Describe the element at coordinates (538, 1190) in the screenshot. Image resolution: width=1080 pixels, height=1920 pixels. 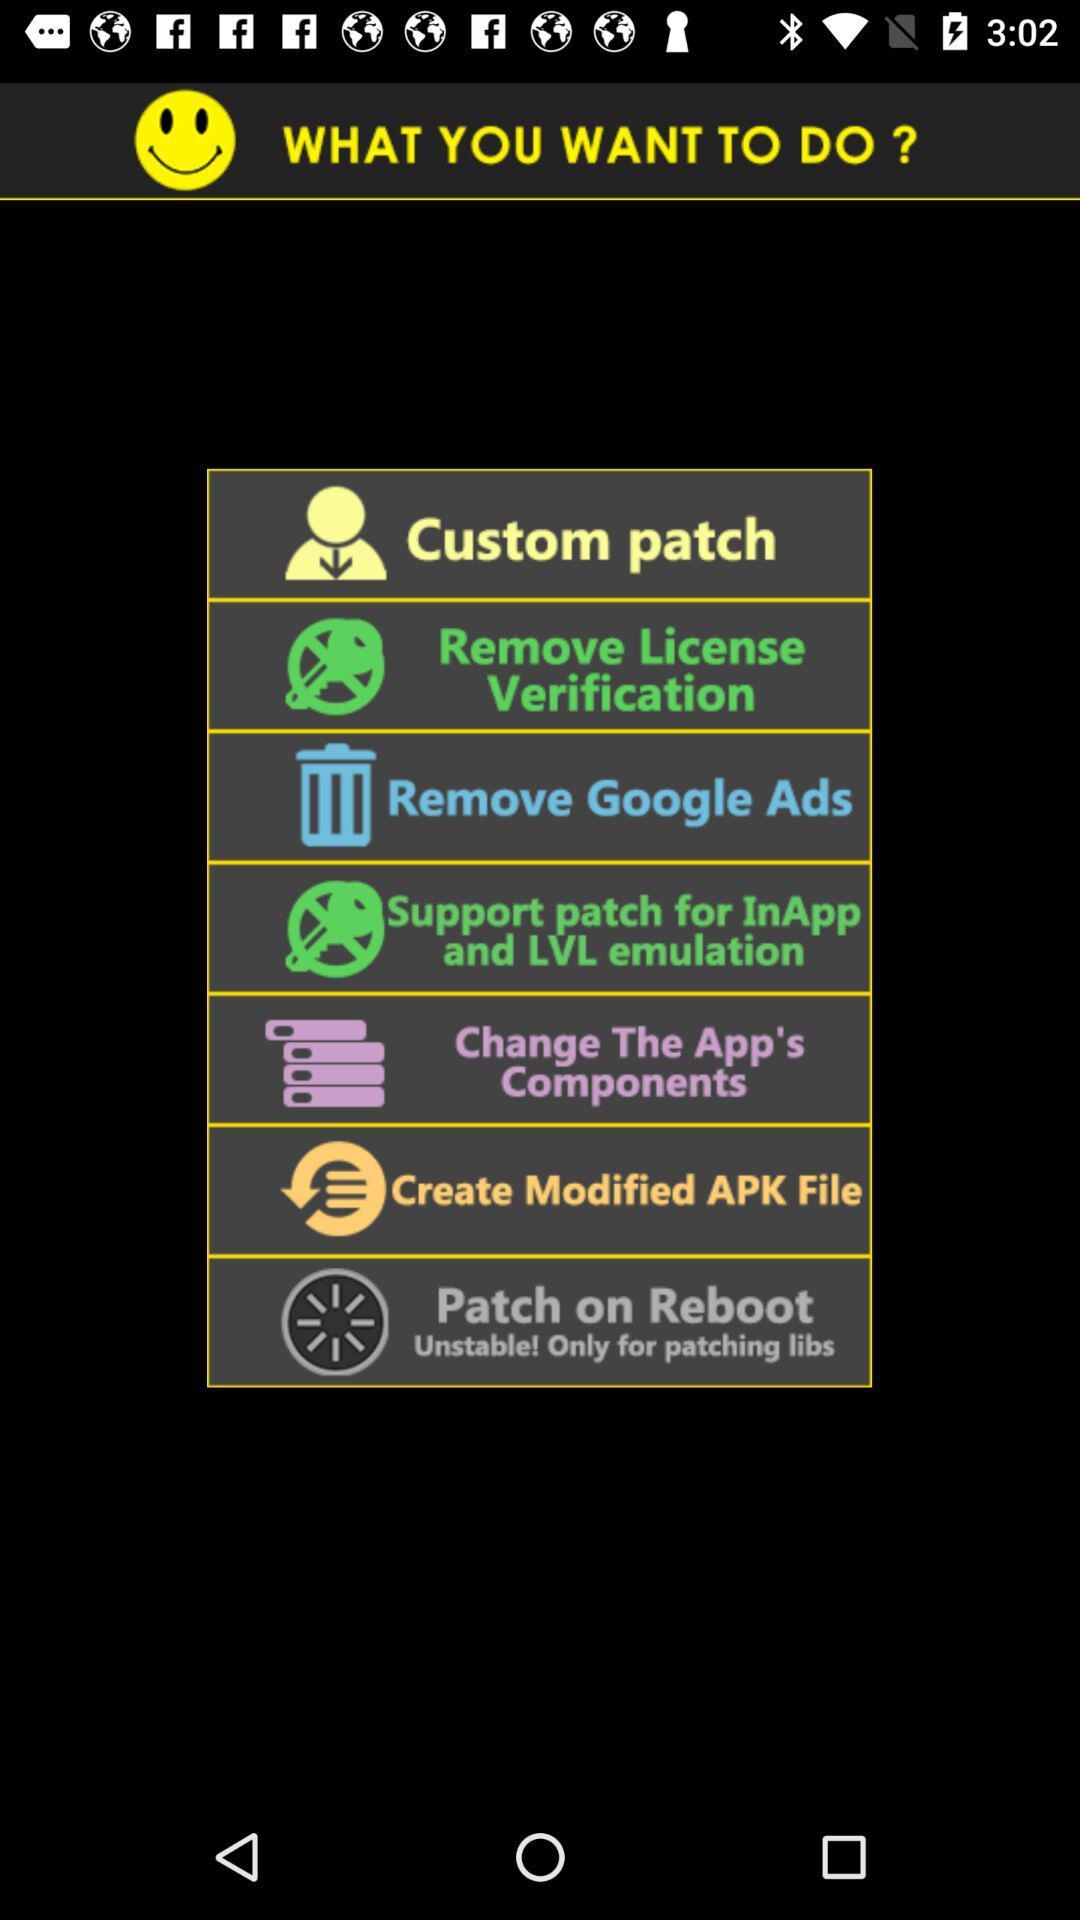
I see `click menu selection` at that location.